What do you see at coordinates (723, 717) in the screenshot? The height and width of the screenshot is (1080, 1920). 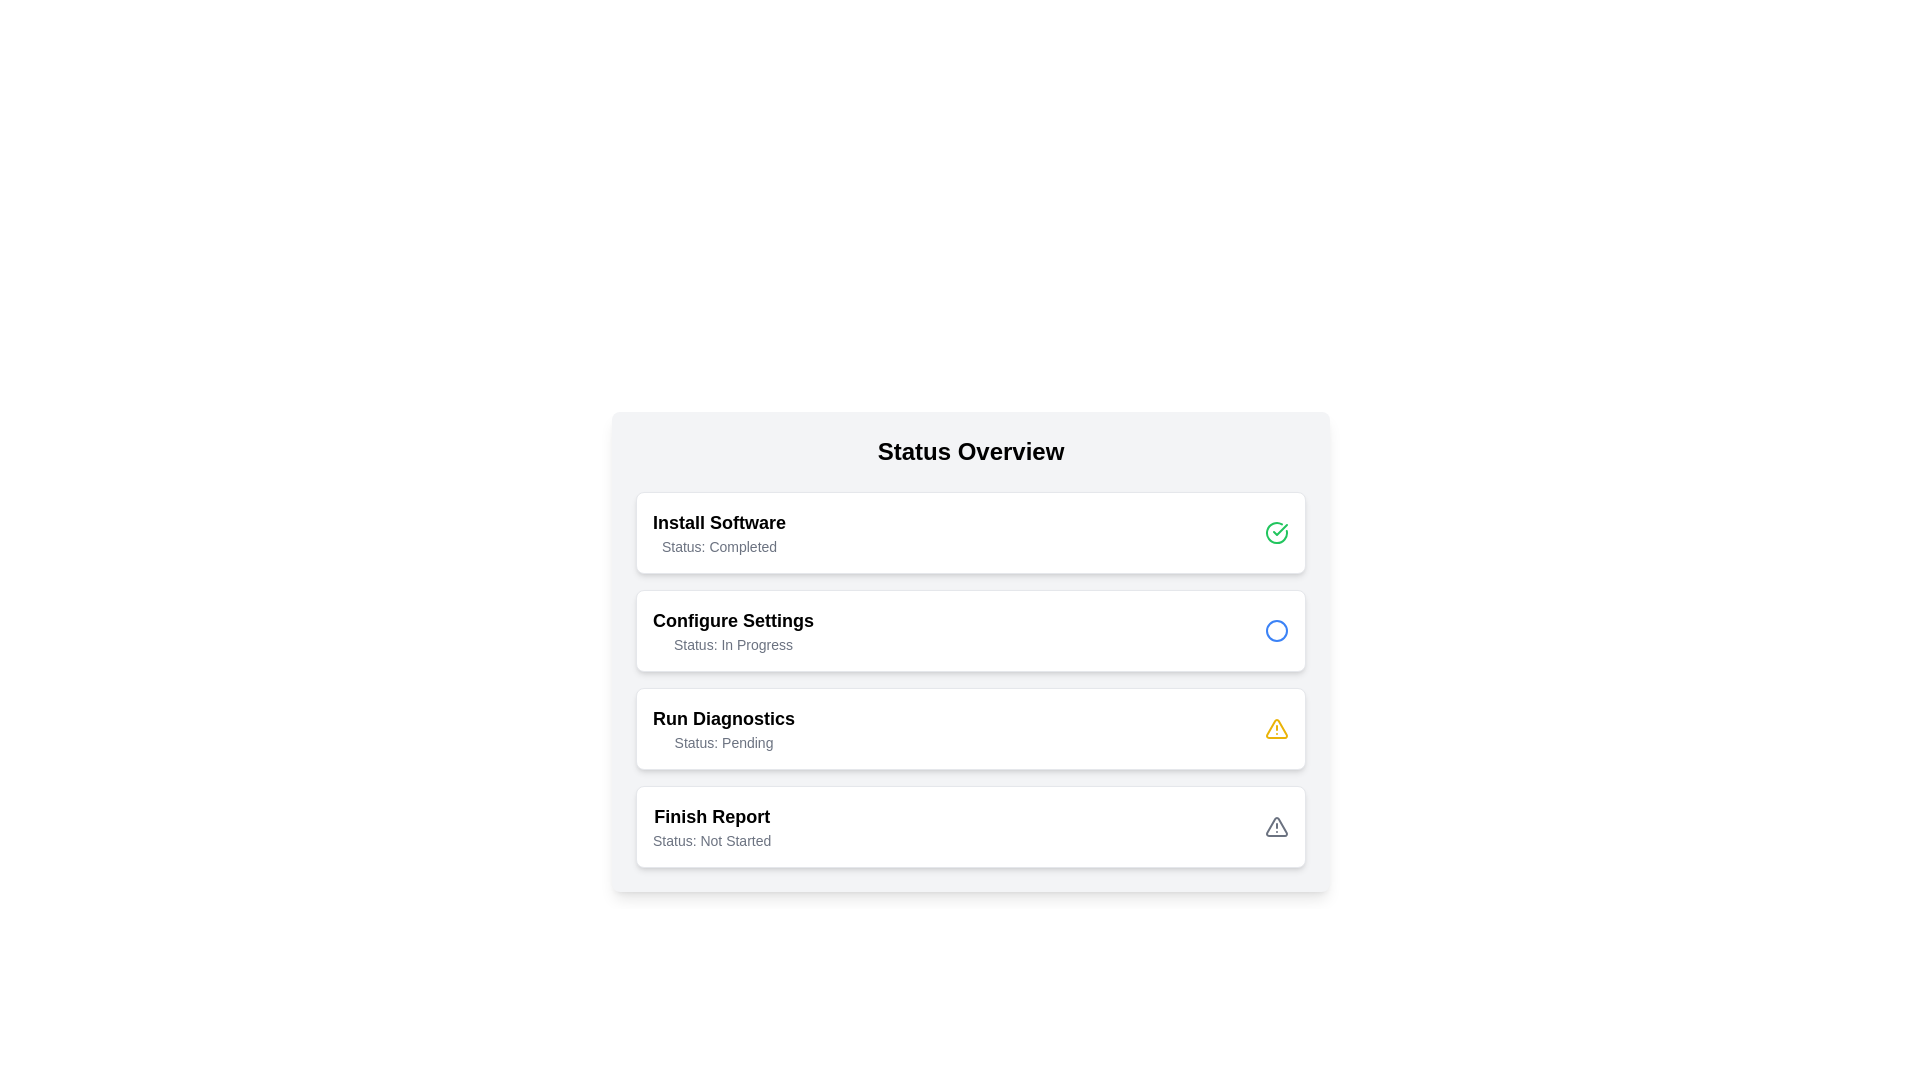 I see `the label indicating 'Run Diagnostics', which is the top text component above the status 'Status: Pending' in the vertically stacked list of status items` at bounding box center [723, 717].